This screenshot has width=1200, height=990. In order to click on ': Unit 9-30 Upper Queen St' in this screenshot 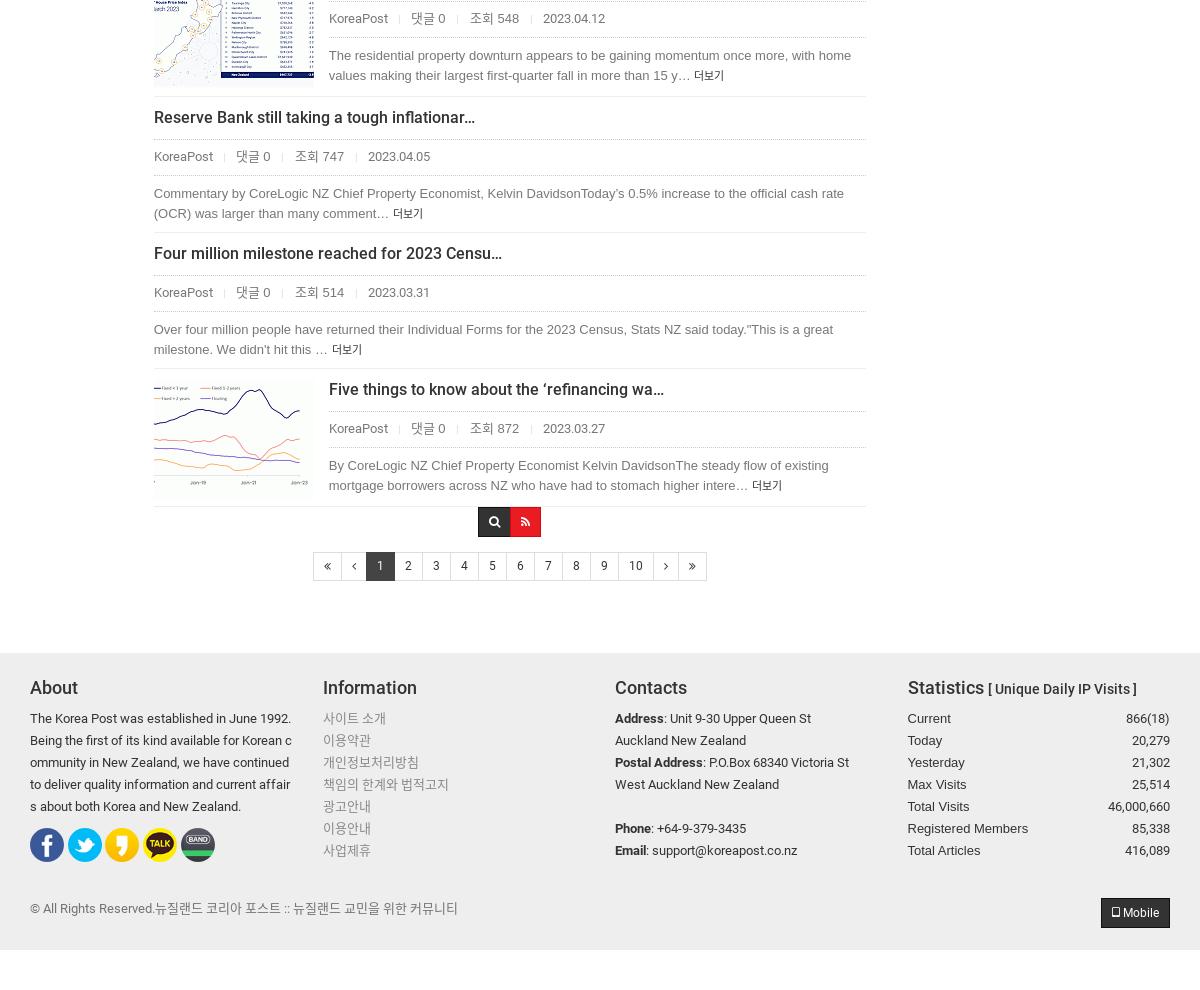, I will do `click(737, 716)`.